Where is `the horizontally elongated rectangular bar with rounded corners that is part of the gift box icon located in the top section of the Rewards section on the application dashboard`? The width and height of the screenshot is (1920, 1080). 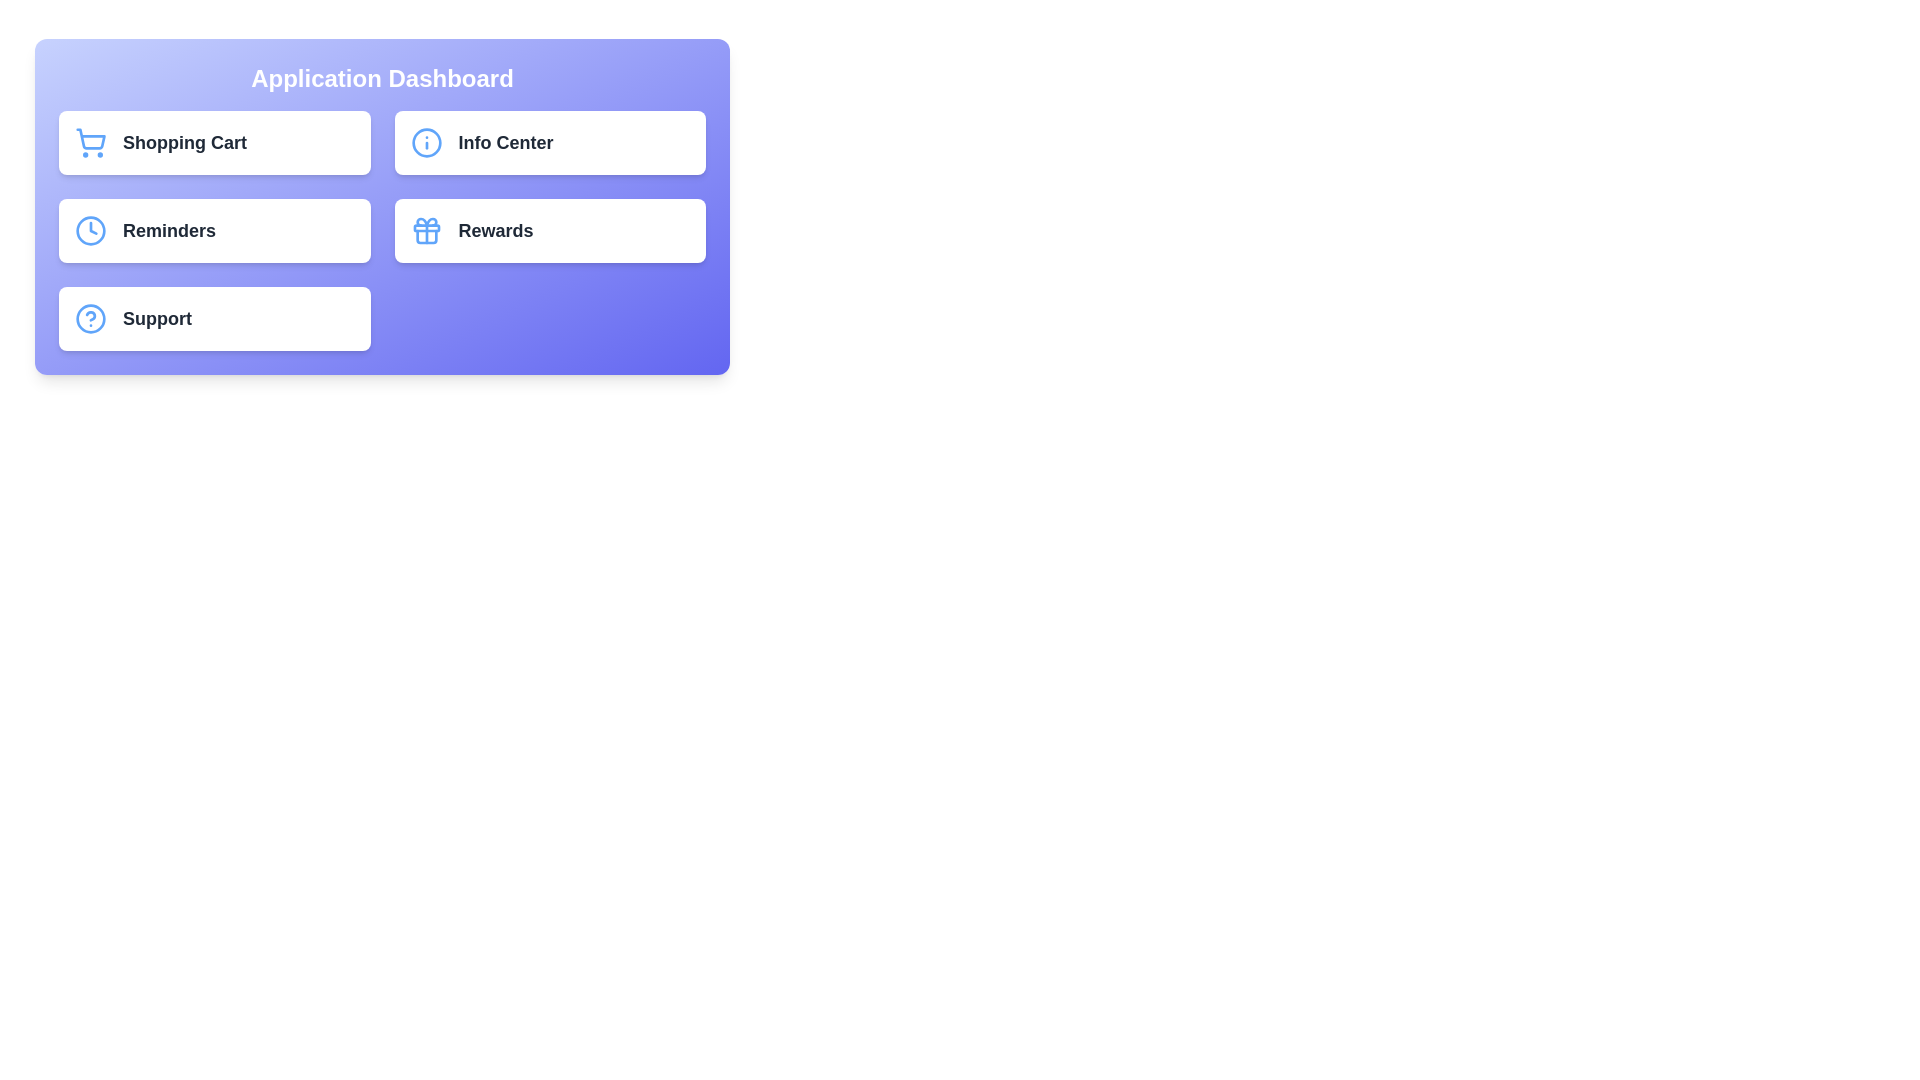
the horizontally elongated rectangular bar with rounded corners that is part of the gift box icon located in the top section of the Rewards section on the application dashboard is located at coordinates (425, 227).